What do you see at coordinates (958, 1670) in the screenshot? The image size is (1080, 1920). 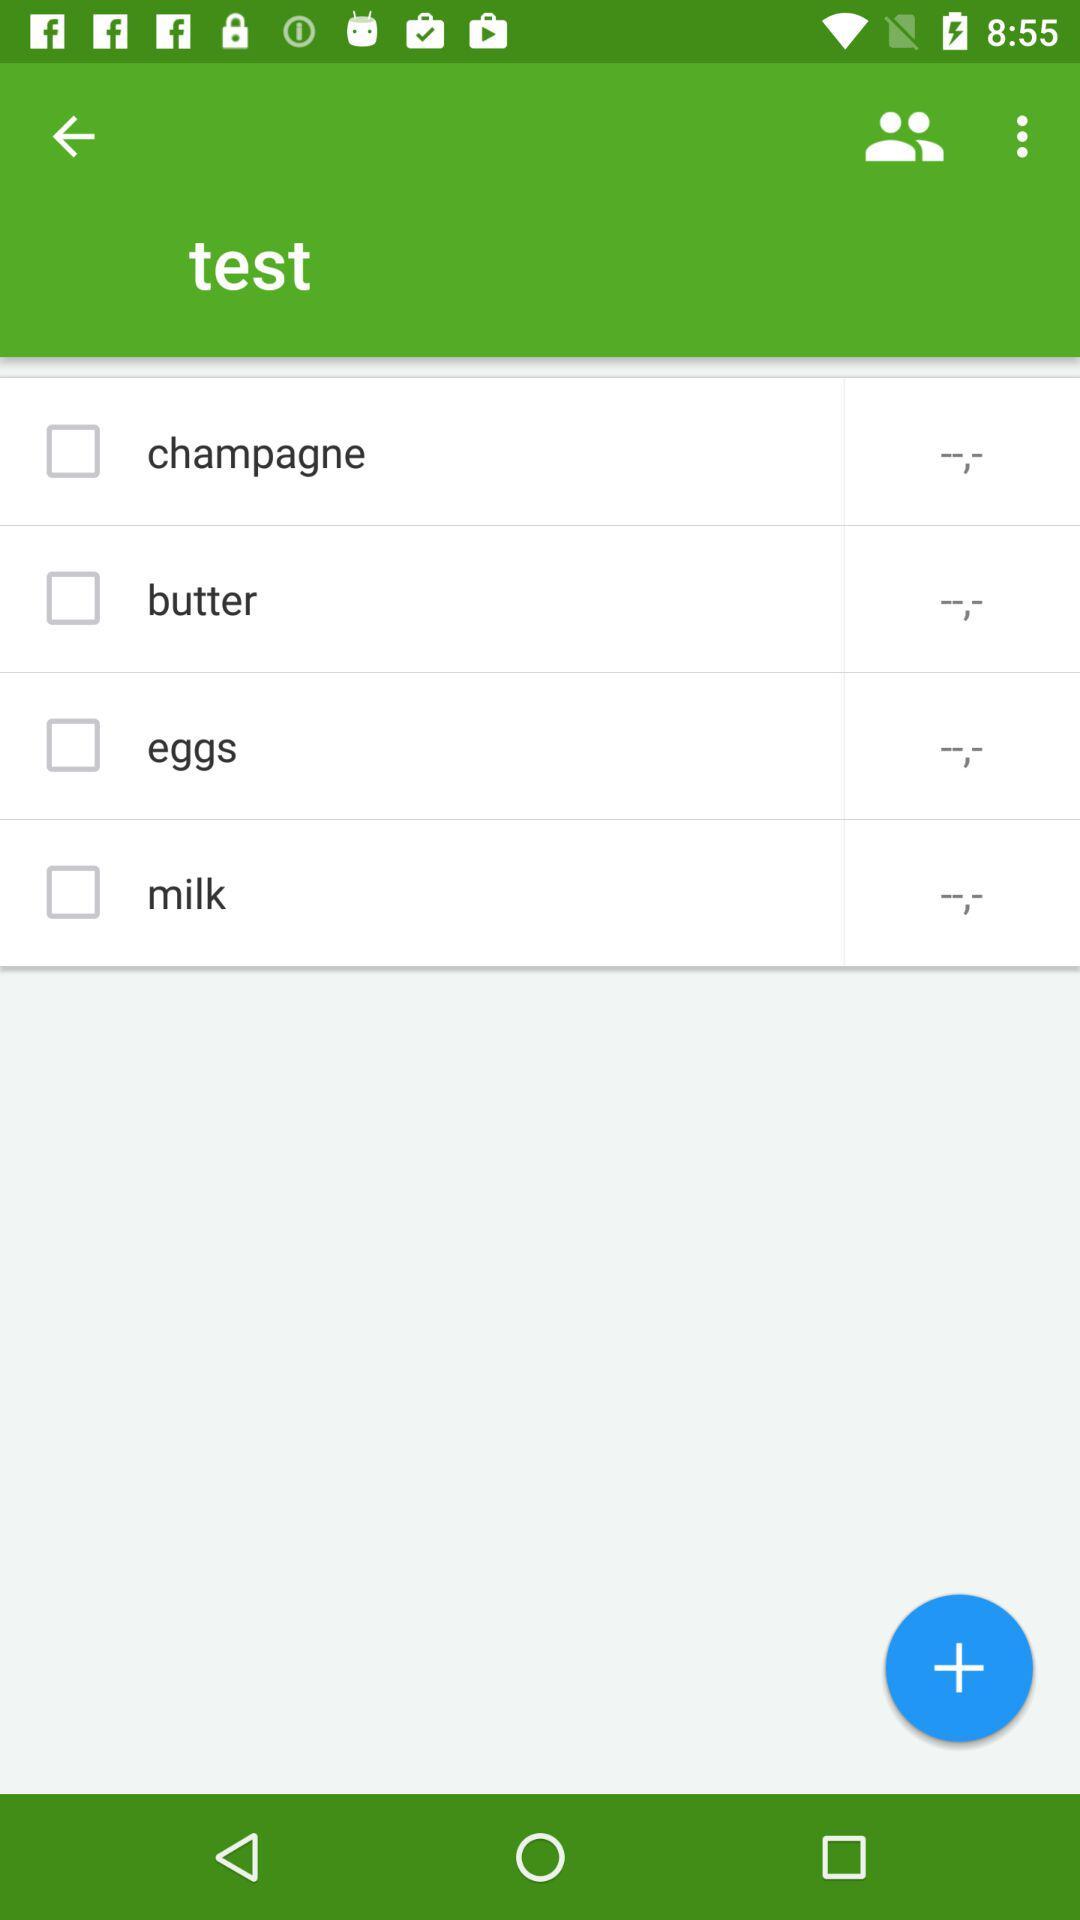 I see `the item below --,-` at bounding box center [958, 1670].